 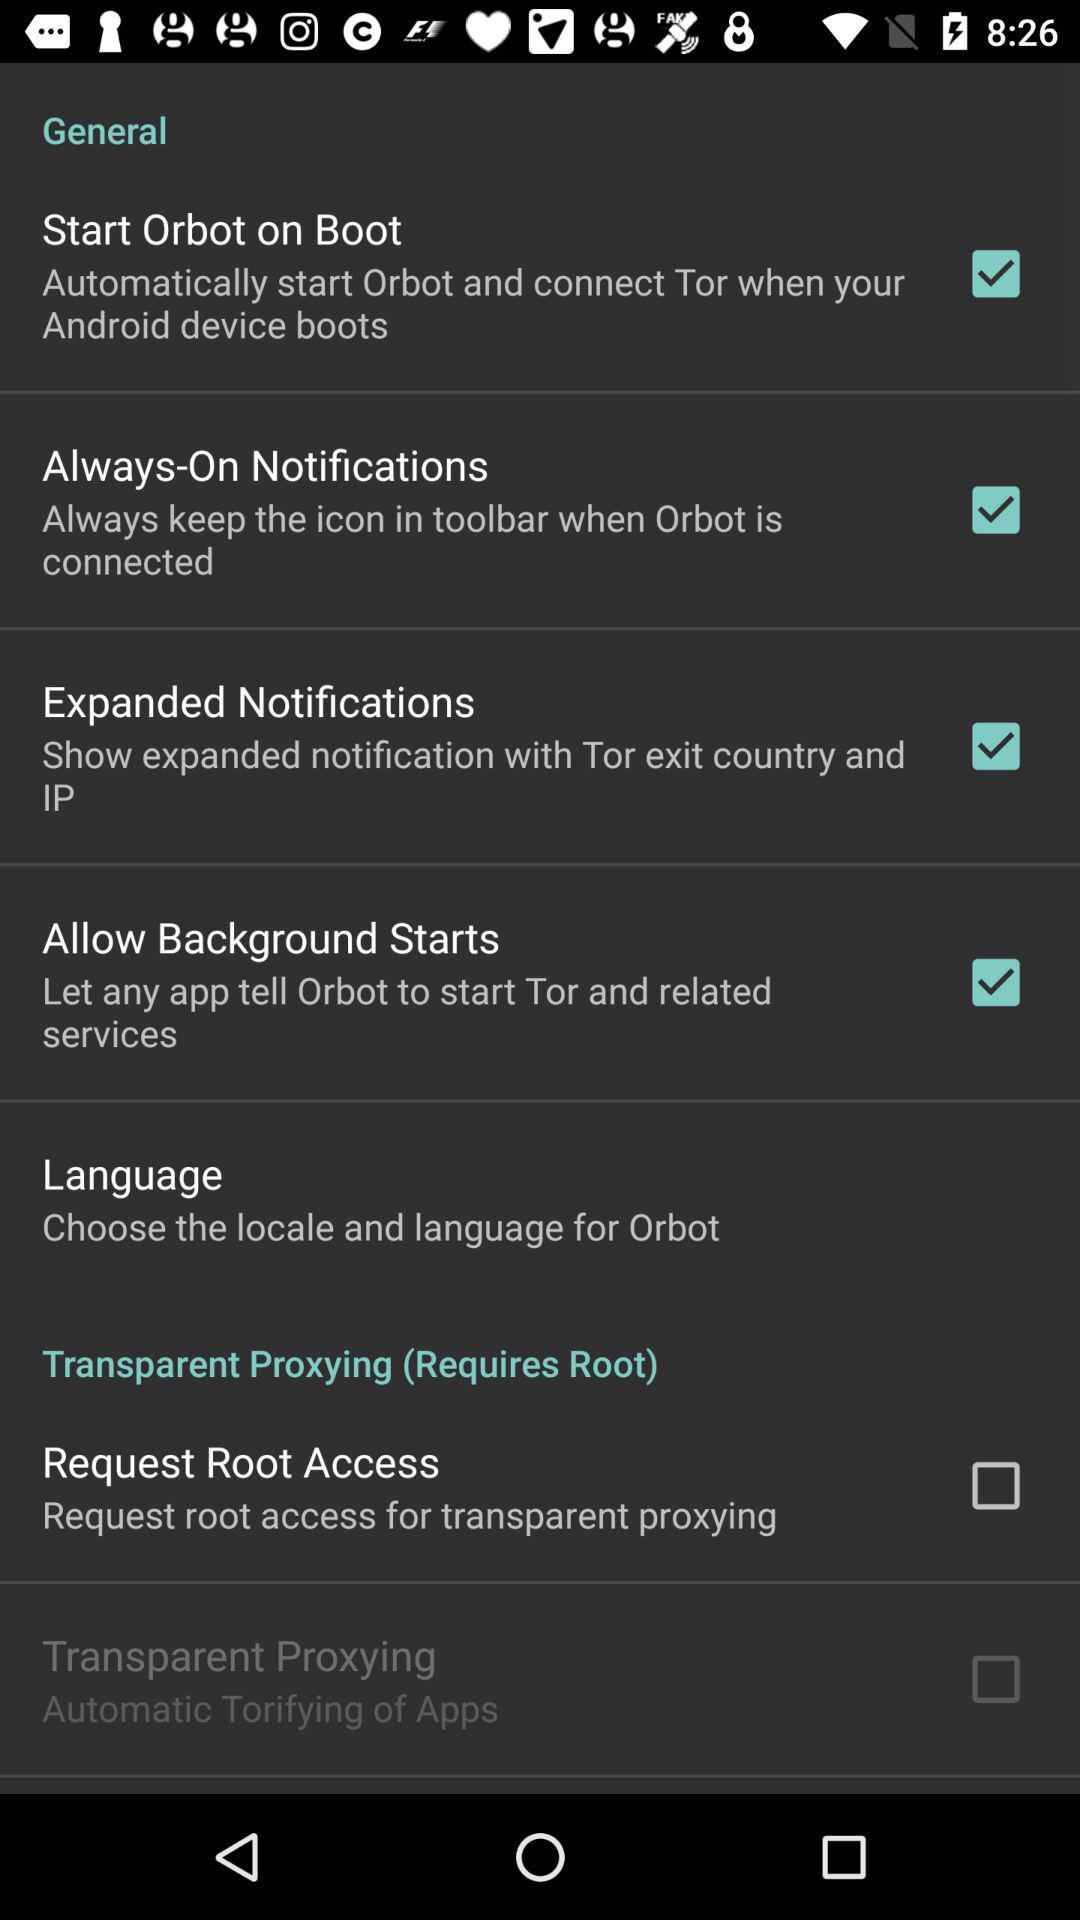 What do you see at coordinates (270, 1706) in the screenshot?
I see `automatic torifying of item` at bounding box center [270, 1706].